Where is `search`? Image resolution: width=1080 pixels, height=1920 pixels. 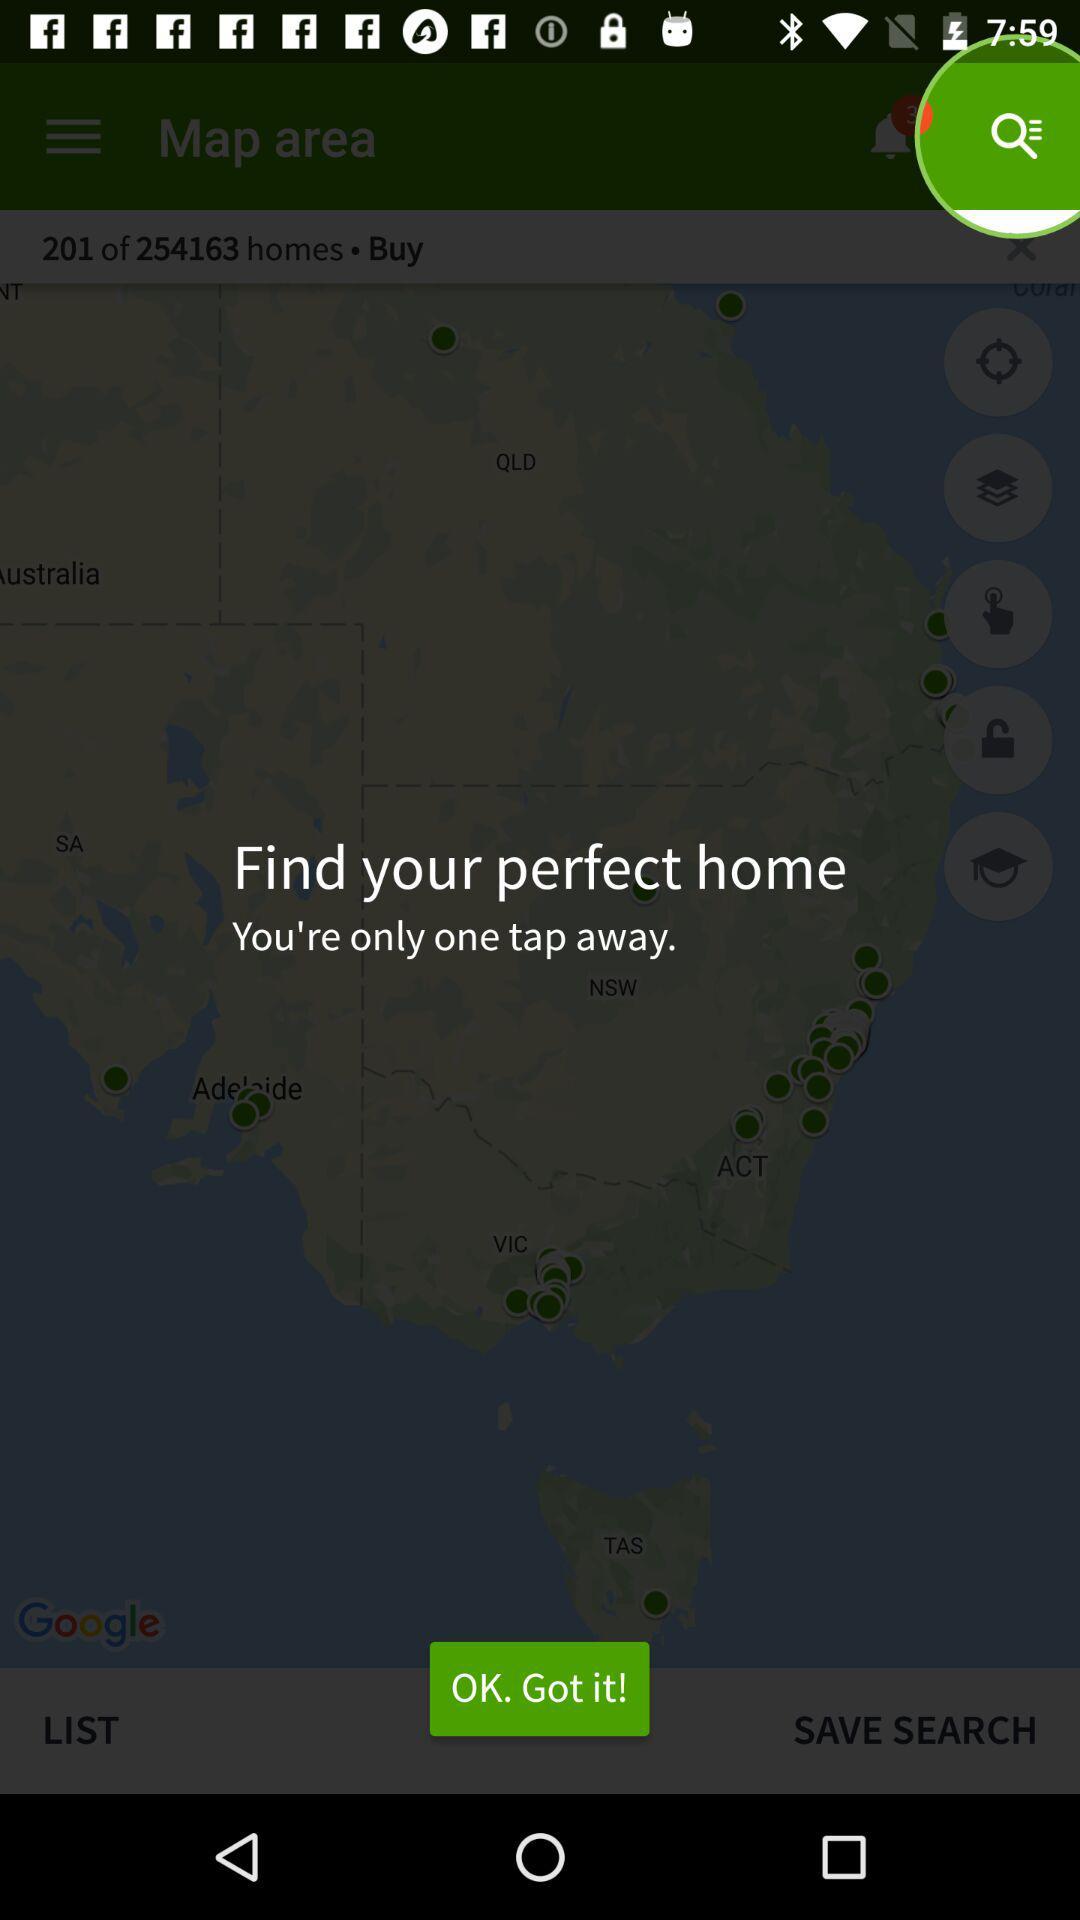
search is located at coordinates (1021, 245).